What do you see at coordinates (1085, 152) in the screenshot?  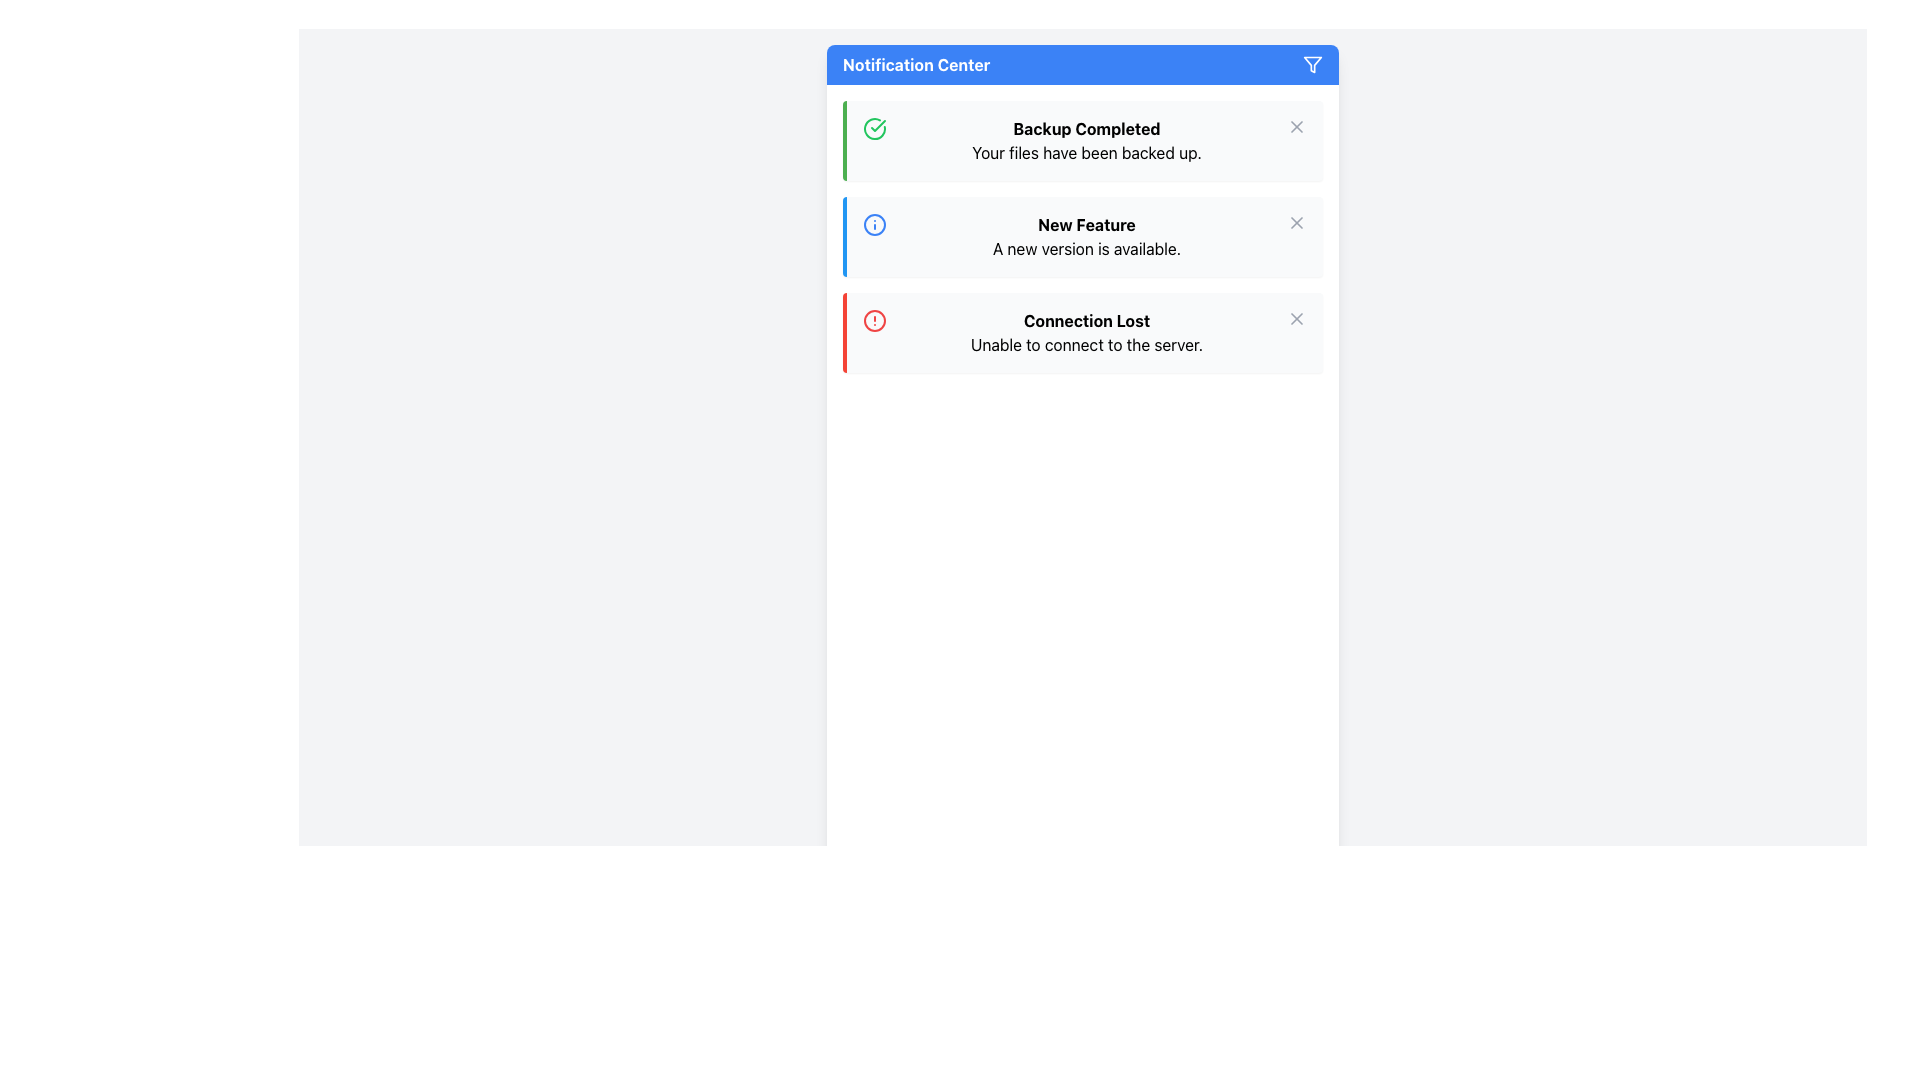 I see `text label displaying 'Your files have been backed up.' located directly beneath the bold title 'Backup Completed' in the notification center` at bounding box center [1085, 152].